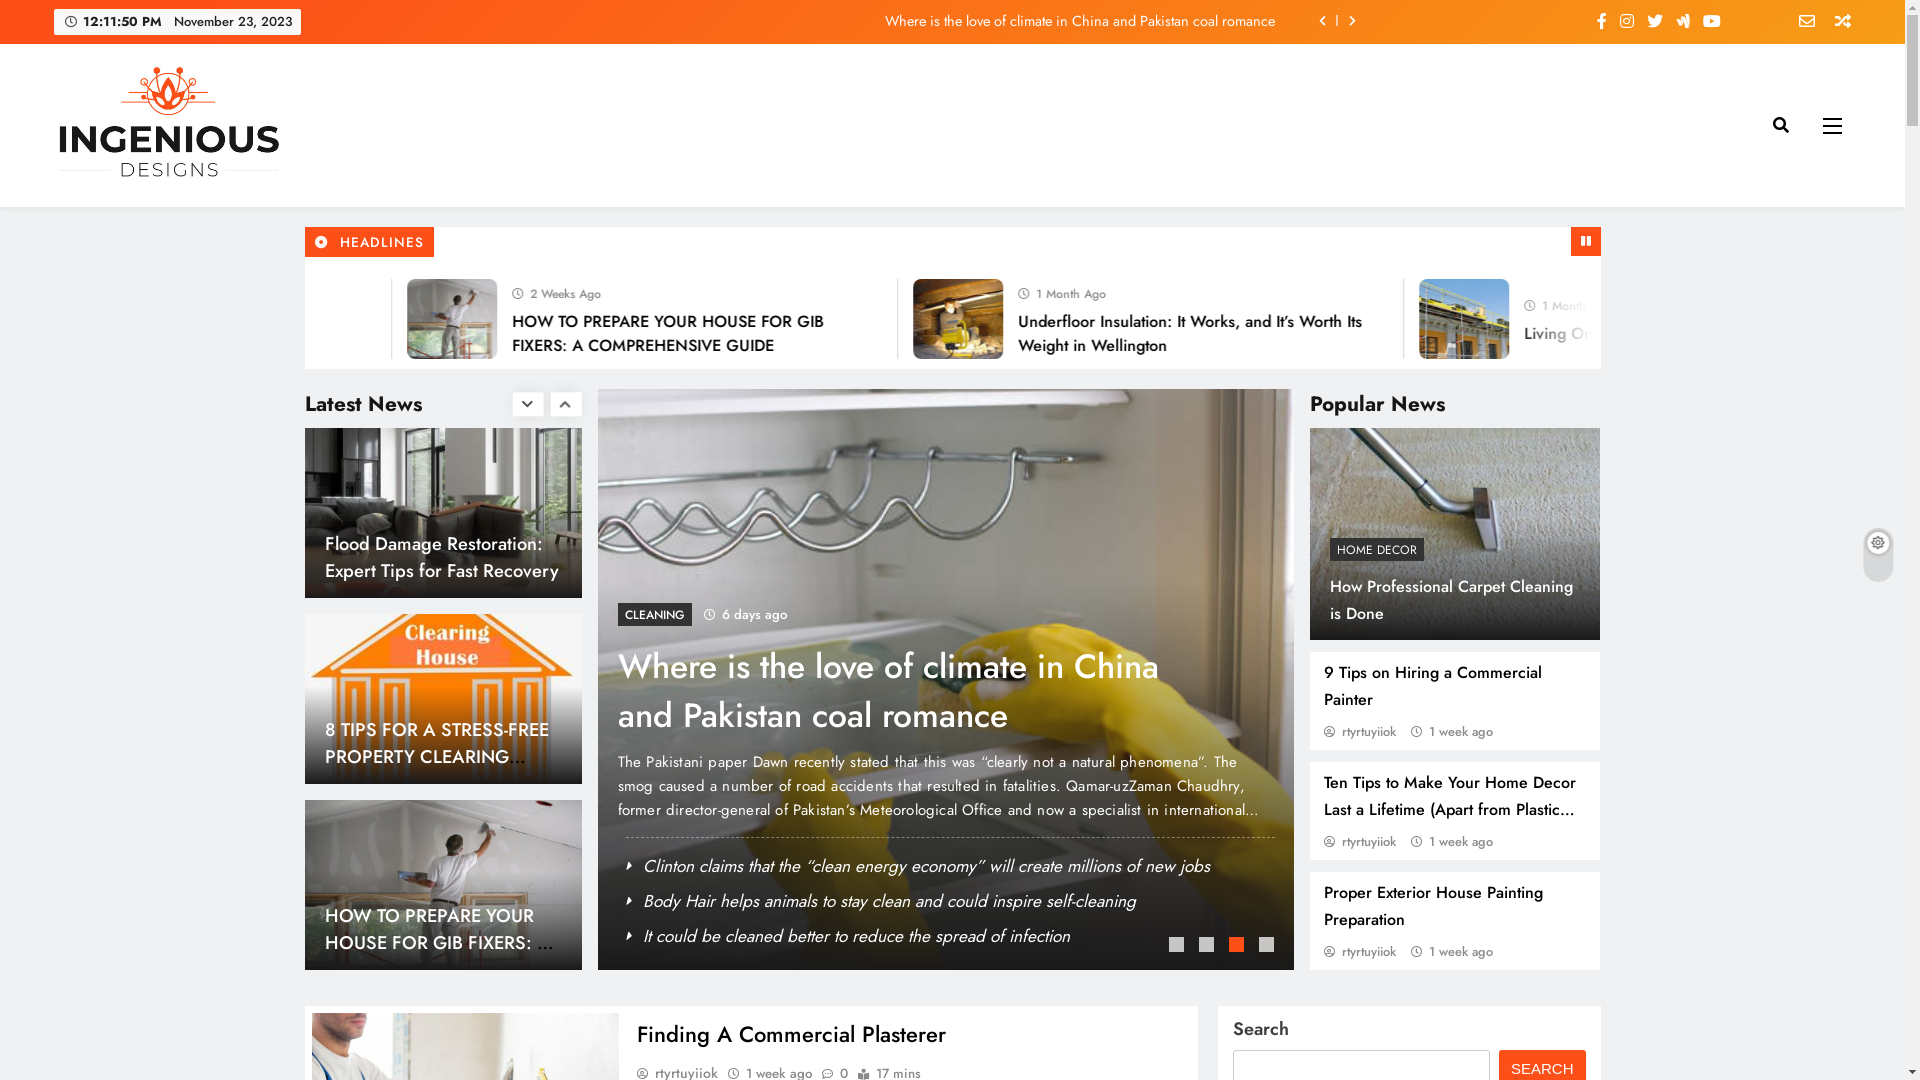  Describe the element at coordinates (1451, 599) in the screenshot. I see `'How Professional Carpet Cleaning is Done'` at that location.